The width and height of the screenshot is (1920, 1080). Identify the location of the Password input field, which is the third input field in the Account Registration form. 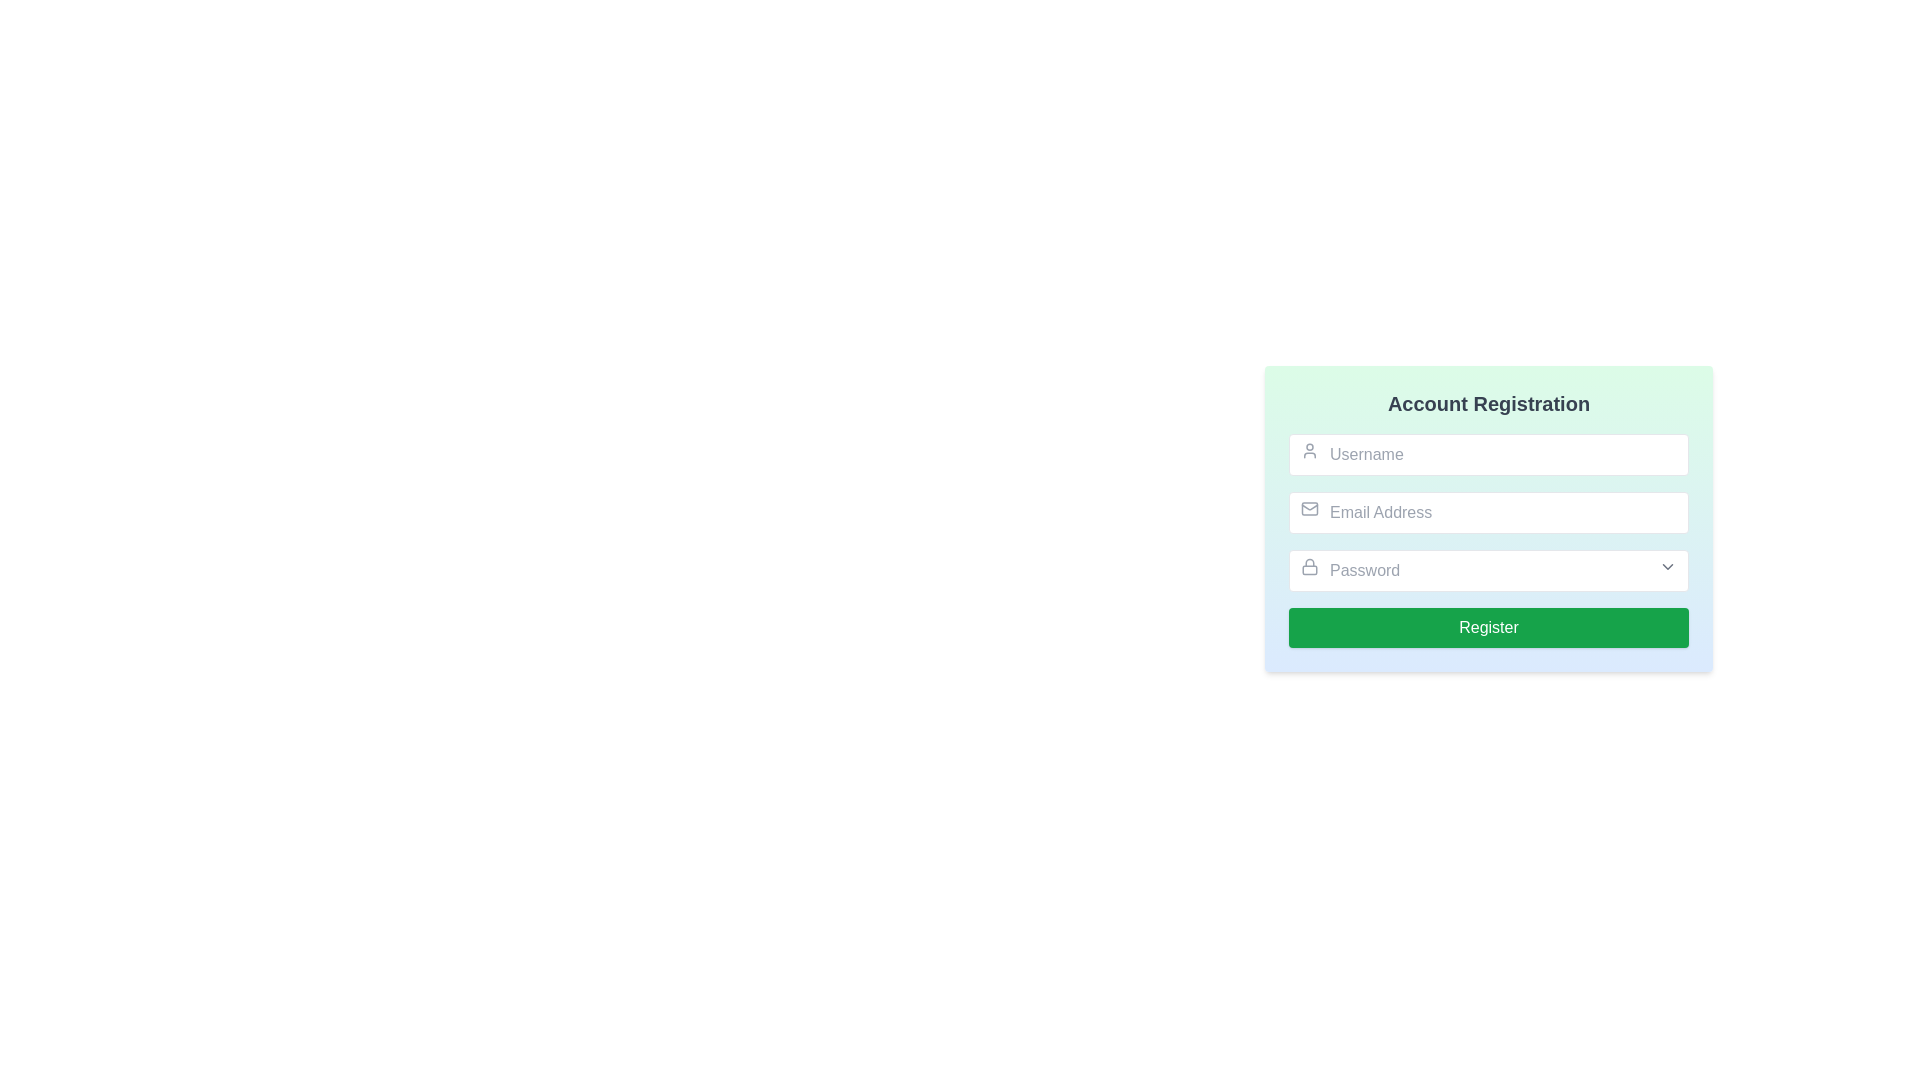
(1488, 570).